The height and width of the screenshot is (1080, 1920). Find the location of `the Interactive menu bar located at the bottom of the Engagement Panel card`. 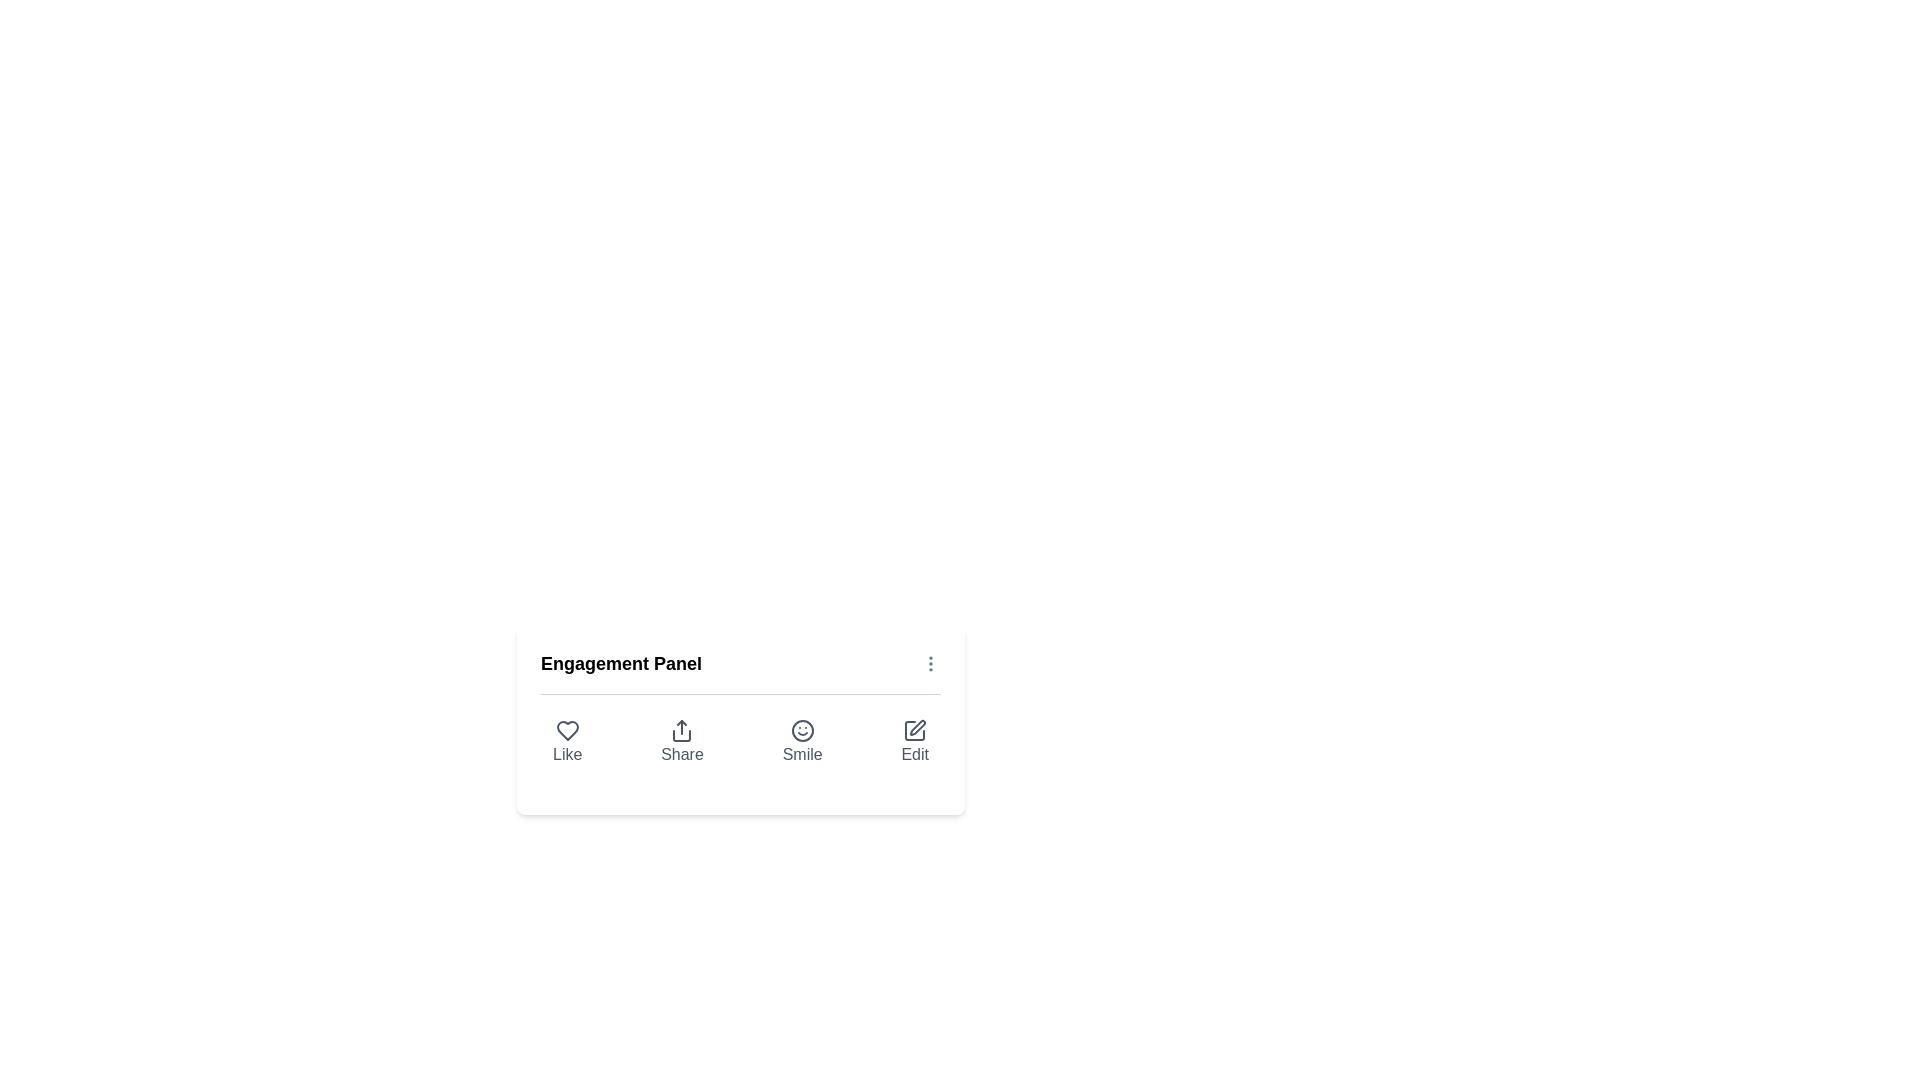

the Interactive menu bar located at the bottom of the Engagement Panel card is located at coordinates (739, 742).